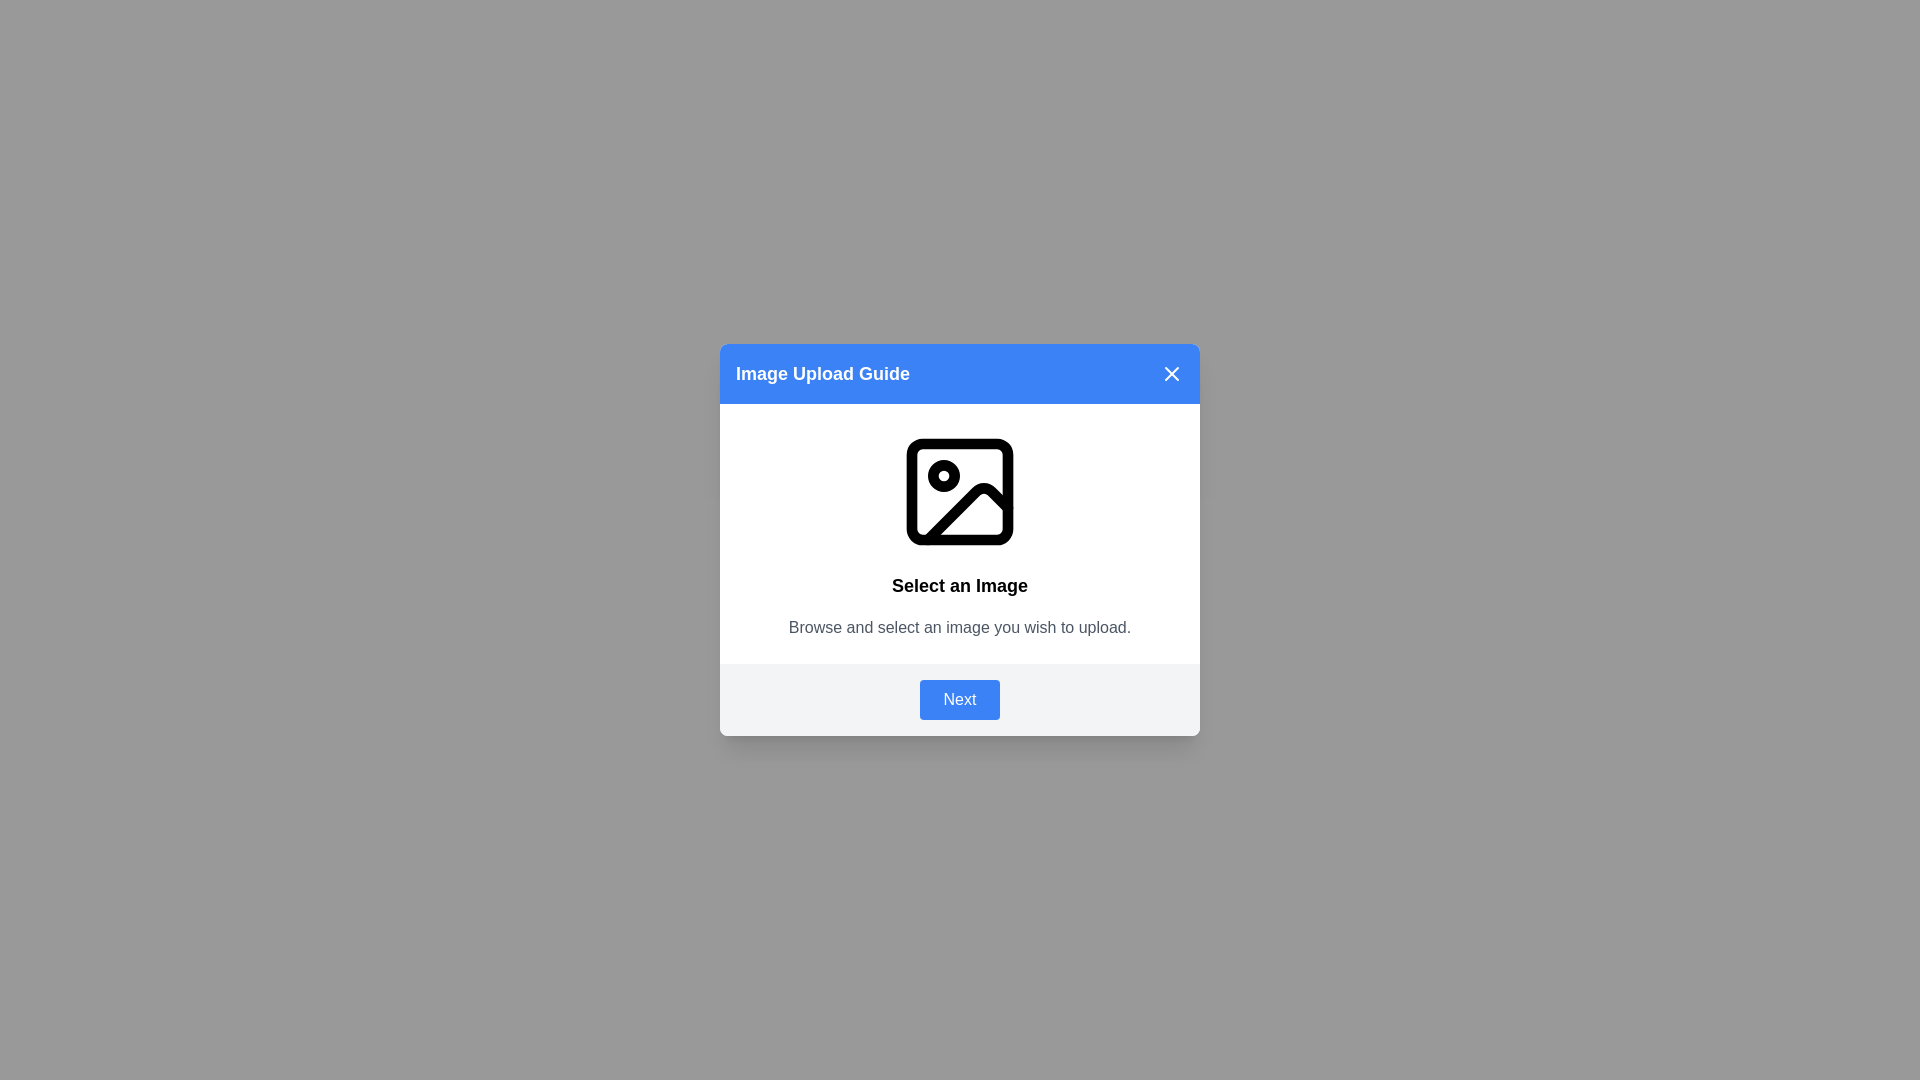 This screenshot has height=1080, width=1920. Describe the element at coordinates (1171, 374) in the screenshot. I see `the close button to close the dialog` at that location.